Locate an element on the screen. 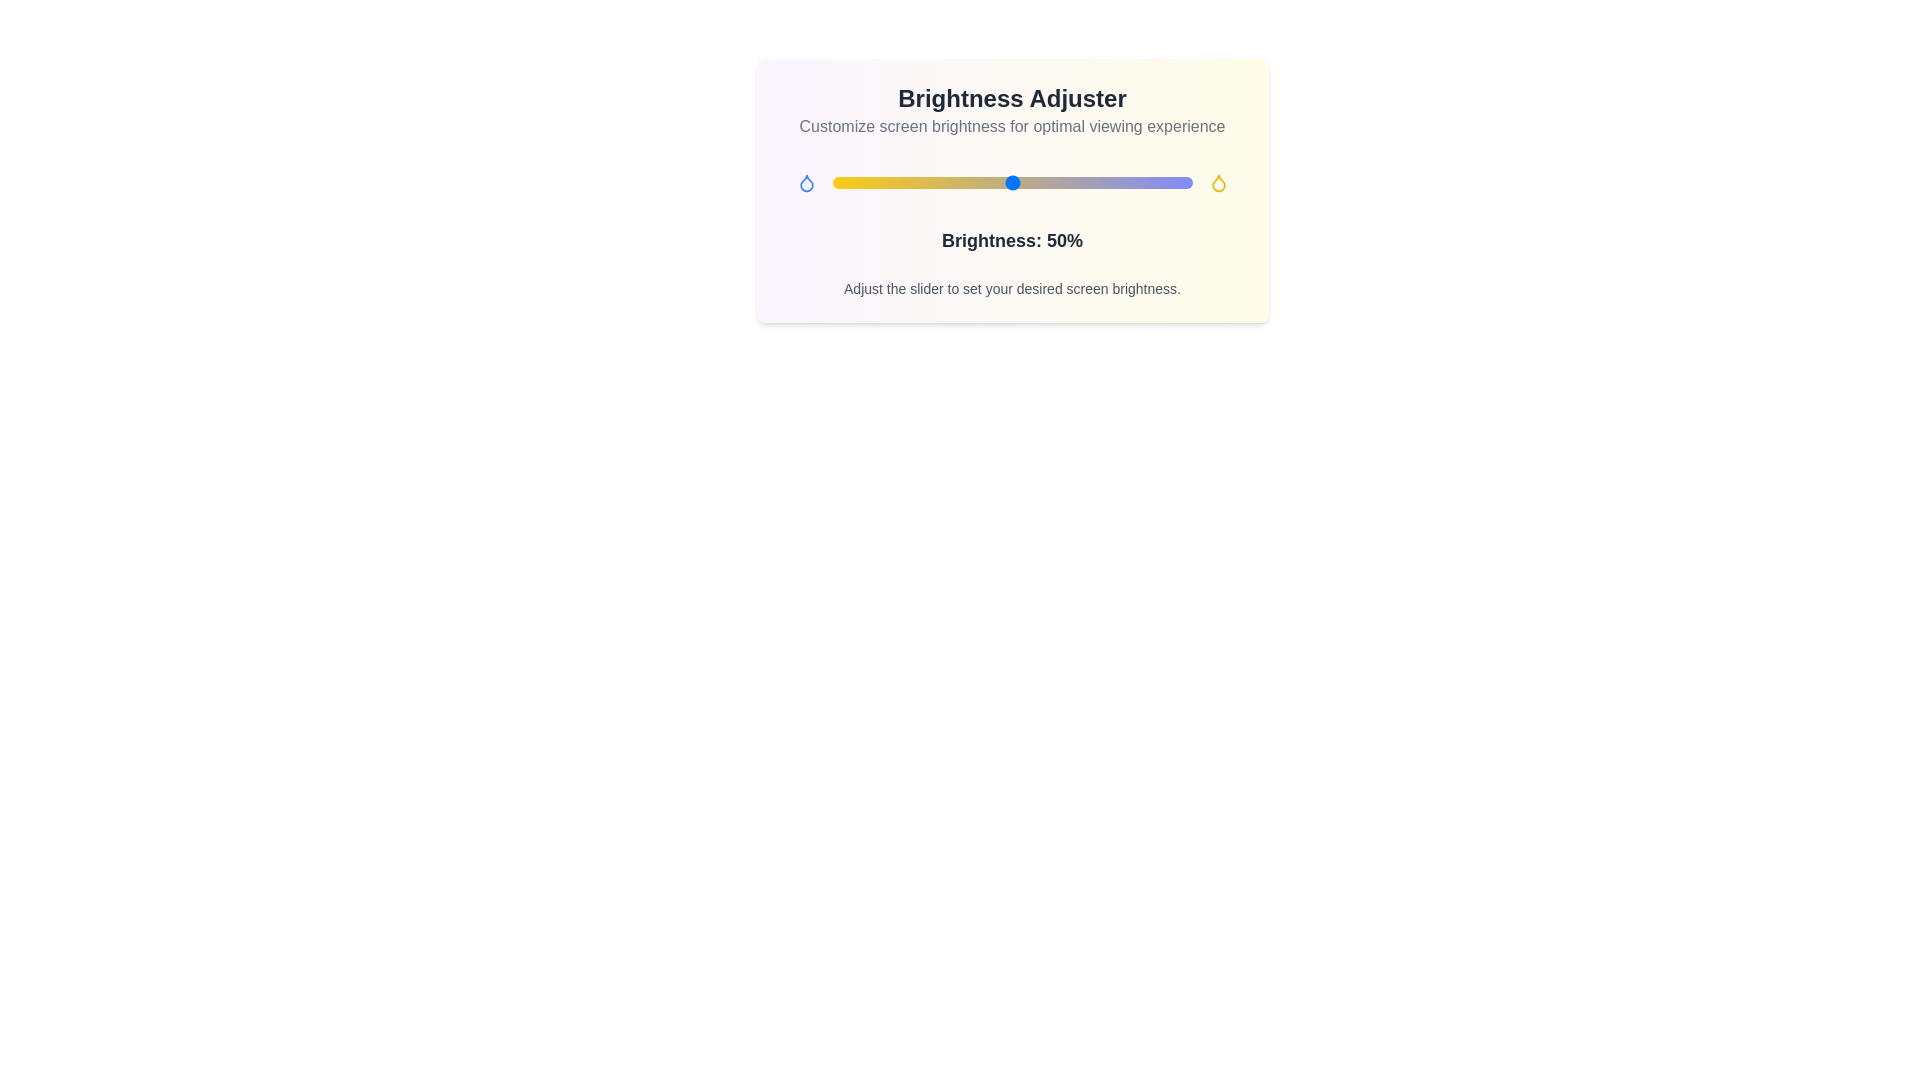 This screenshot has width=1920, height=1080. the brightness slider to 4% is located at coordinates (846, 182).